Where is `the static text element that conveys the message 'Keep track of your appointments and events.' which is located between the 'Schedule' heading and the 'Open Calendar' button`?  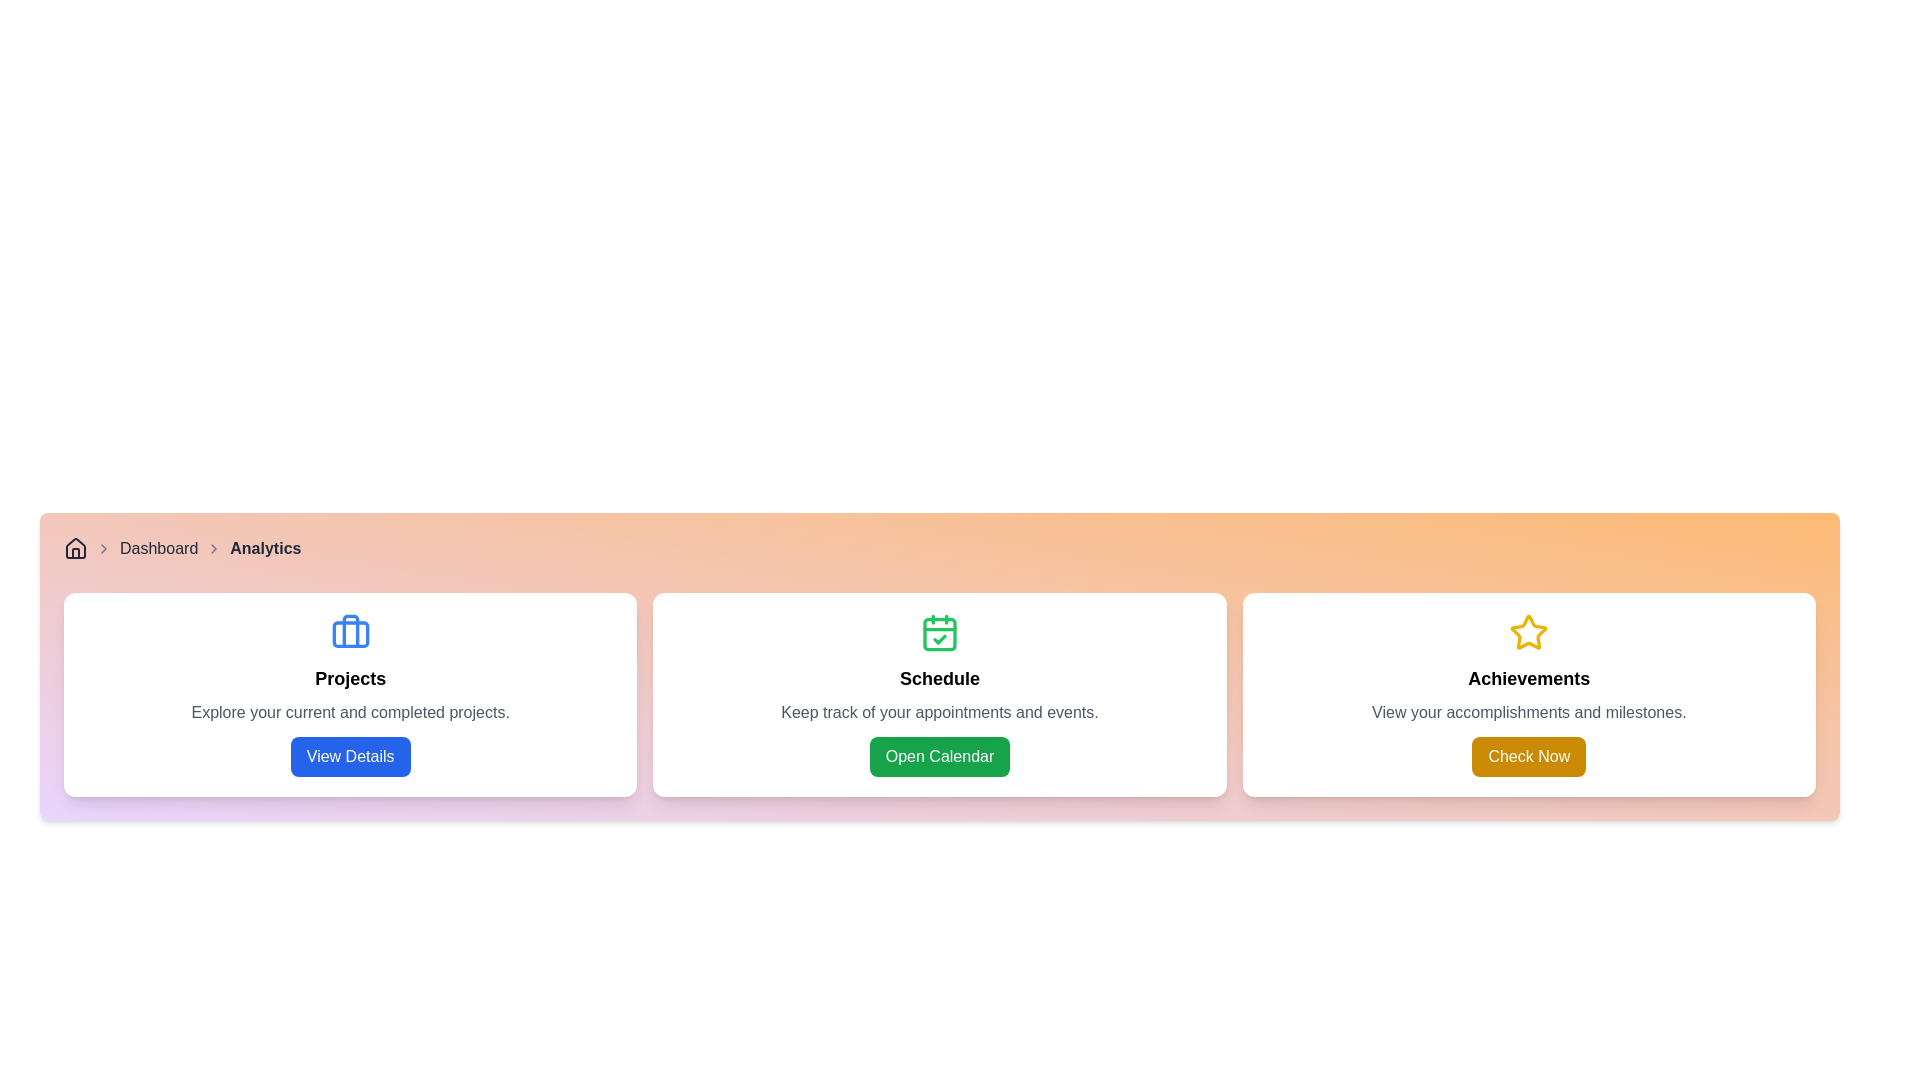
the static text element that conveys the message 'Keep track of your appointments and events.' which is located between the 'Schedule' heading and the 'Open Calendar' button is located at coordinates (939, 712).